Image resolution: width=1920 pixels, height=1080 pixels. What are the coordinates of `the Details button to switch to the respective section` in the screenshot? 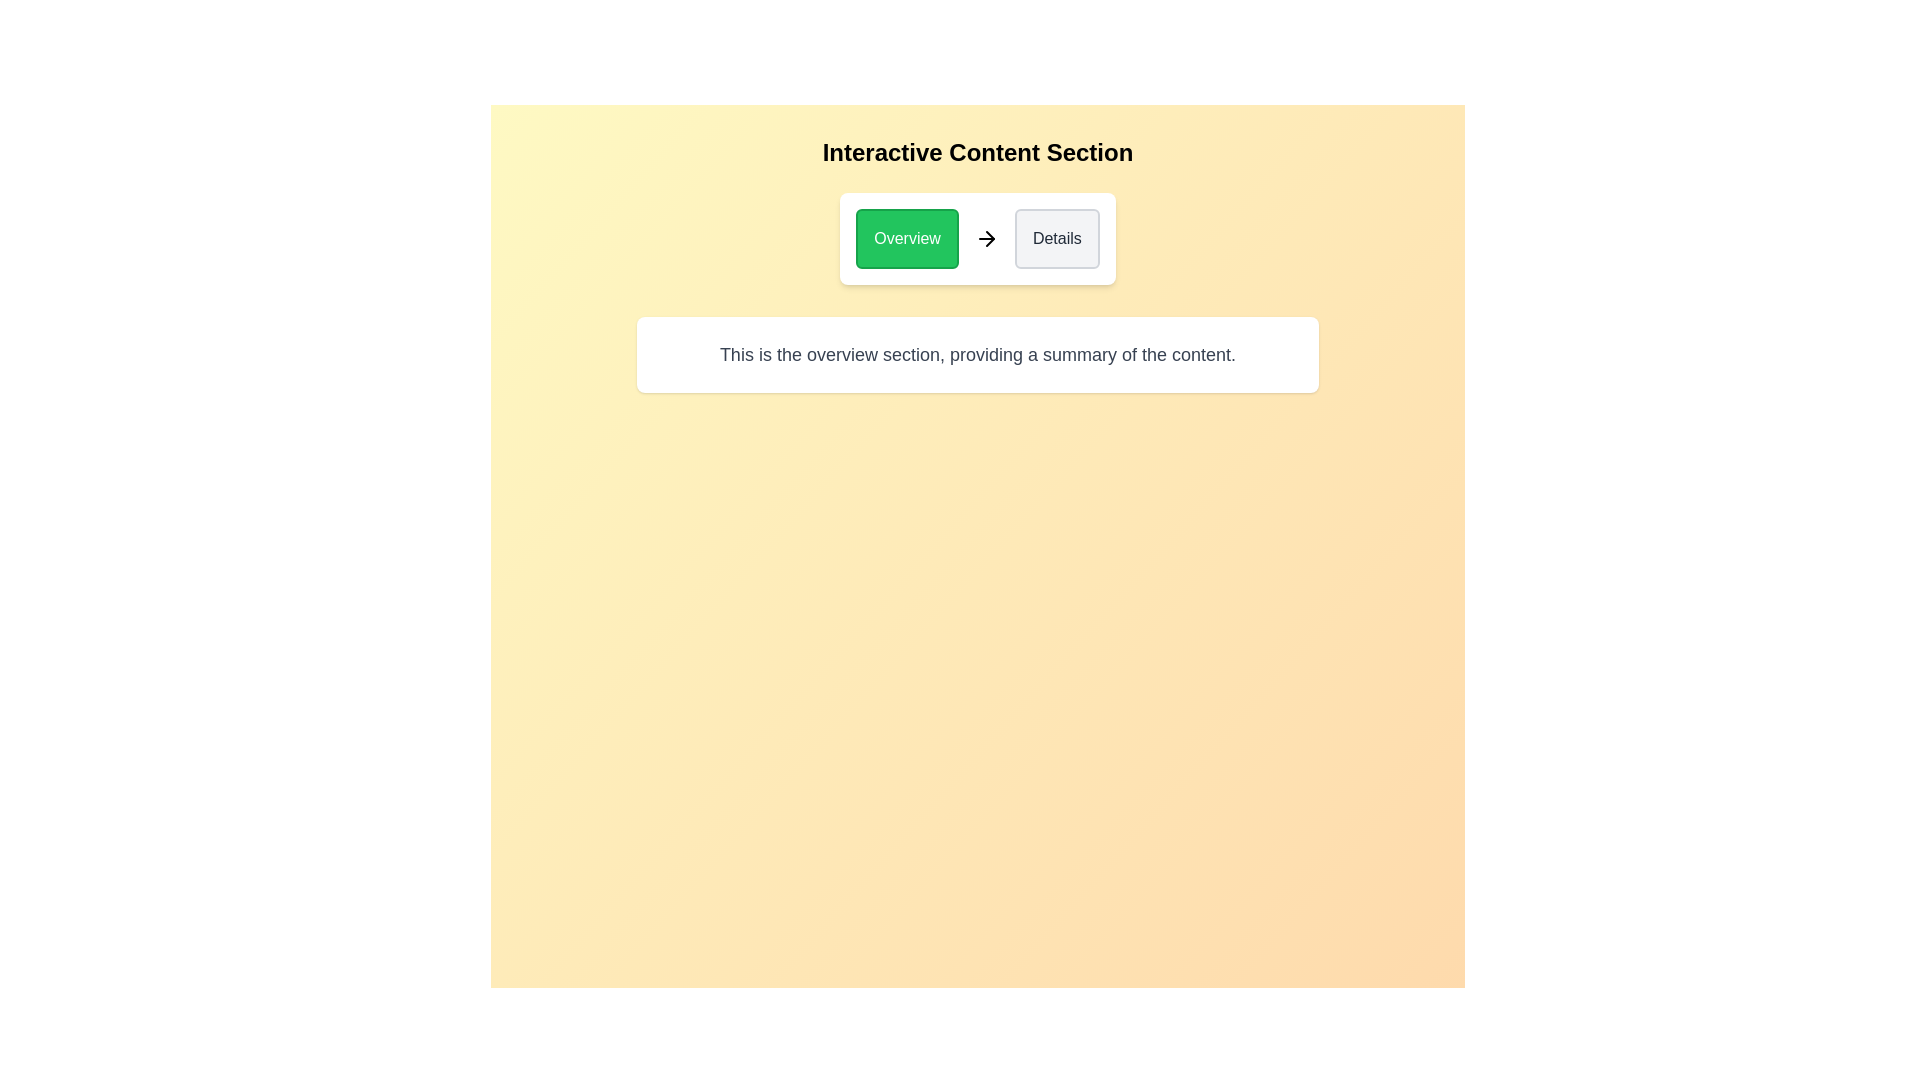 It's located at (1056, 238).